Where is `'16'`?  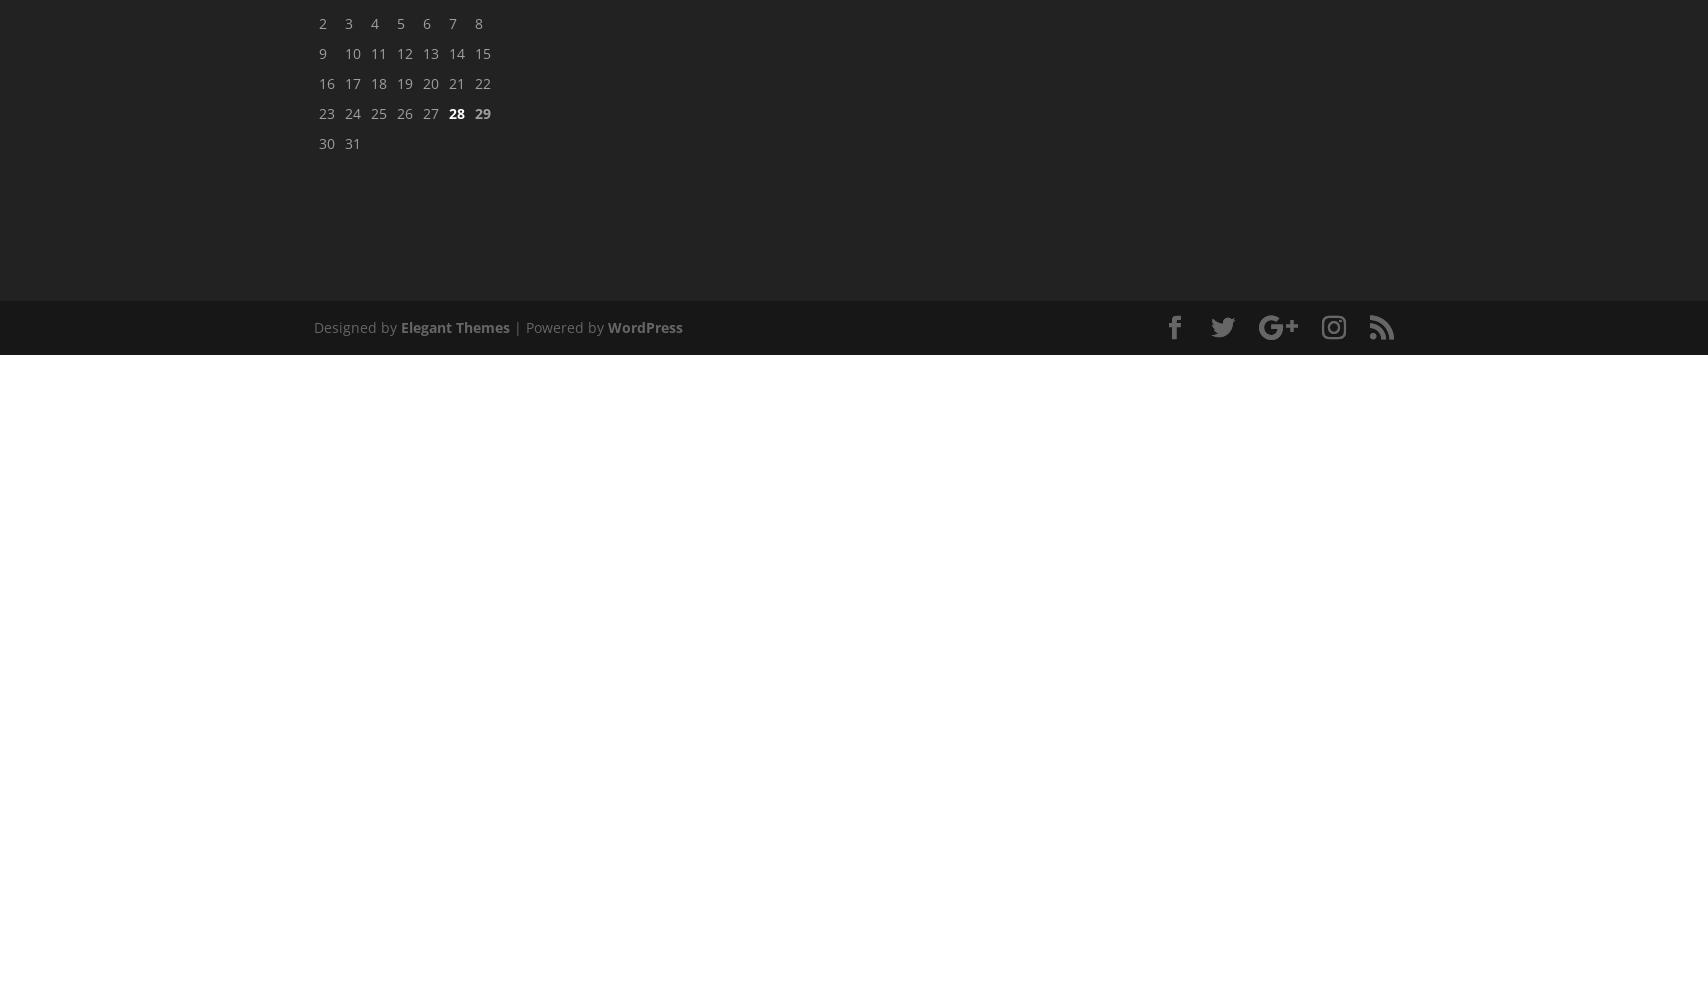 '16' is located at coordinates (327, 81).